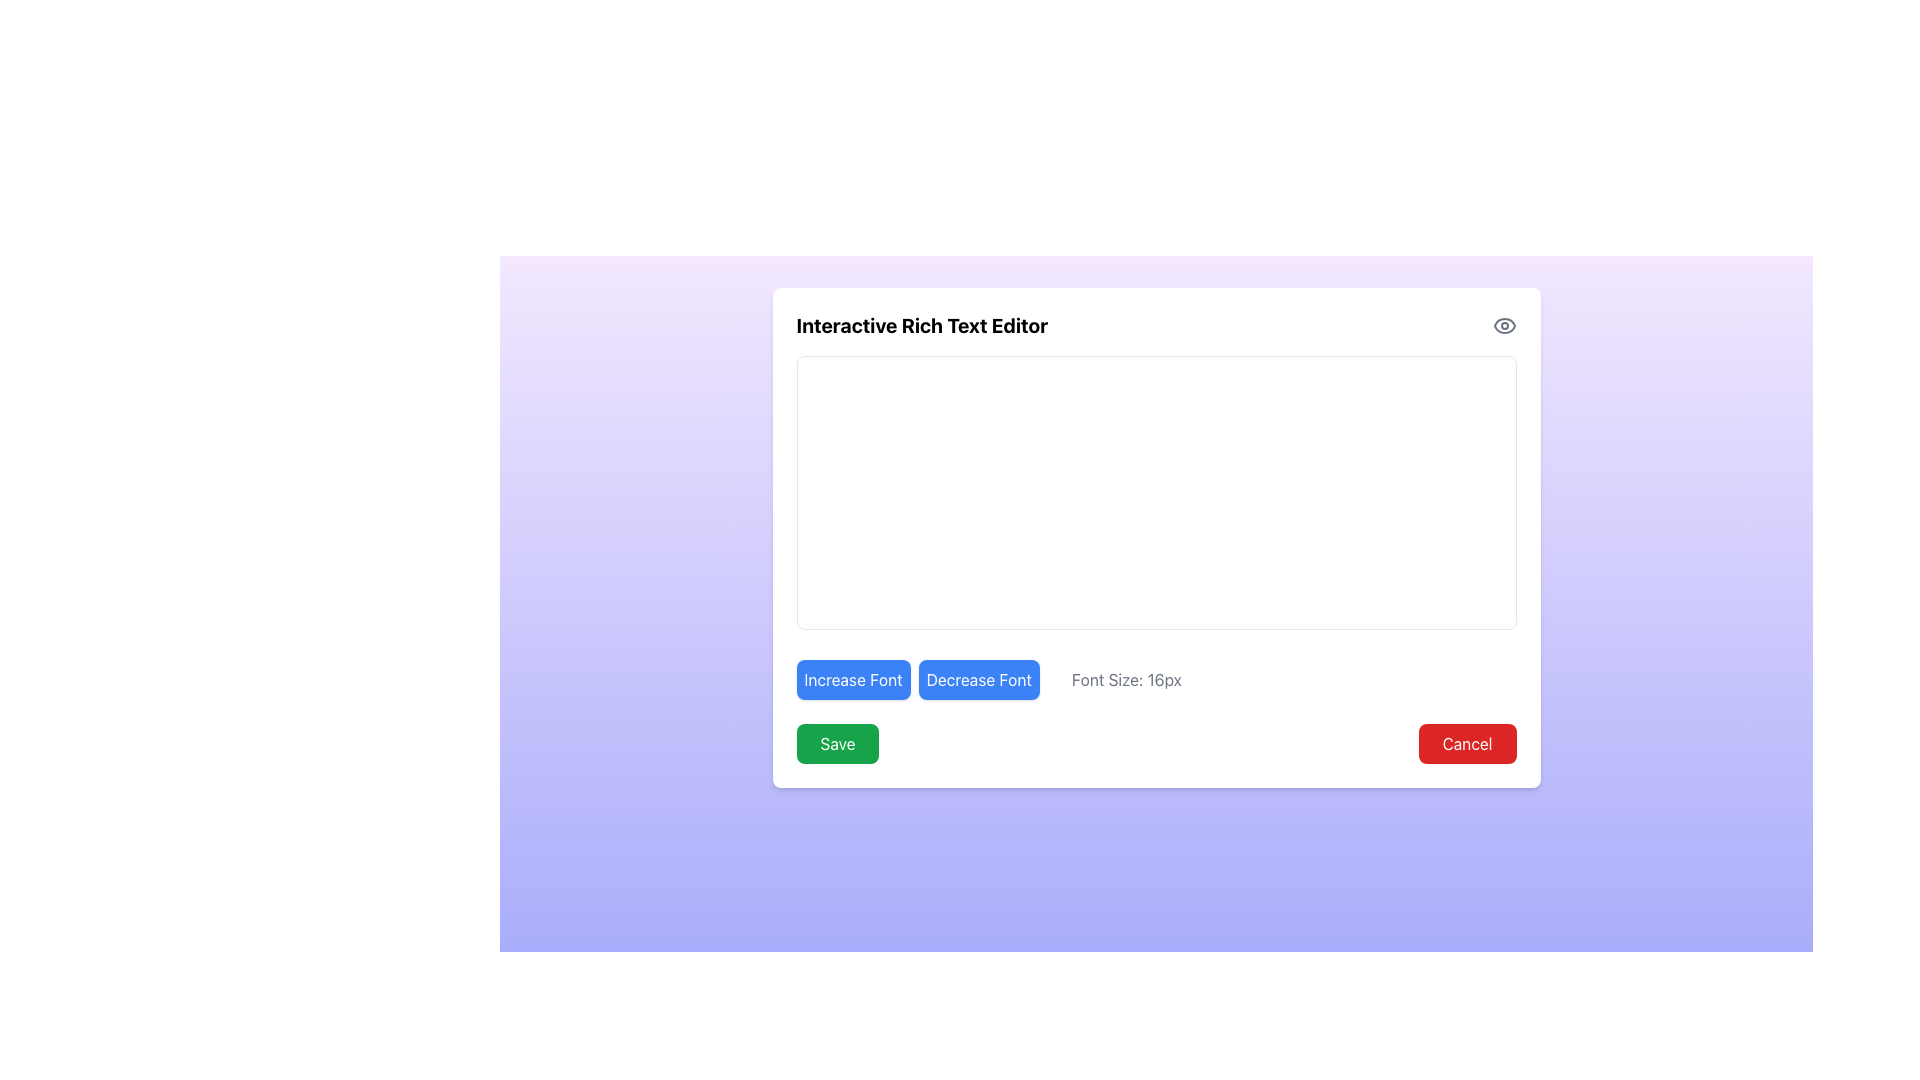 The width and height of the screenshot is (1920, 1080). I want to click on the 'Decrease Font' button in the group of font size adjustment buttons located at the bottom left section of the text editor, so click(917, 678).